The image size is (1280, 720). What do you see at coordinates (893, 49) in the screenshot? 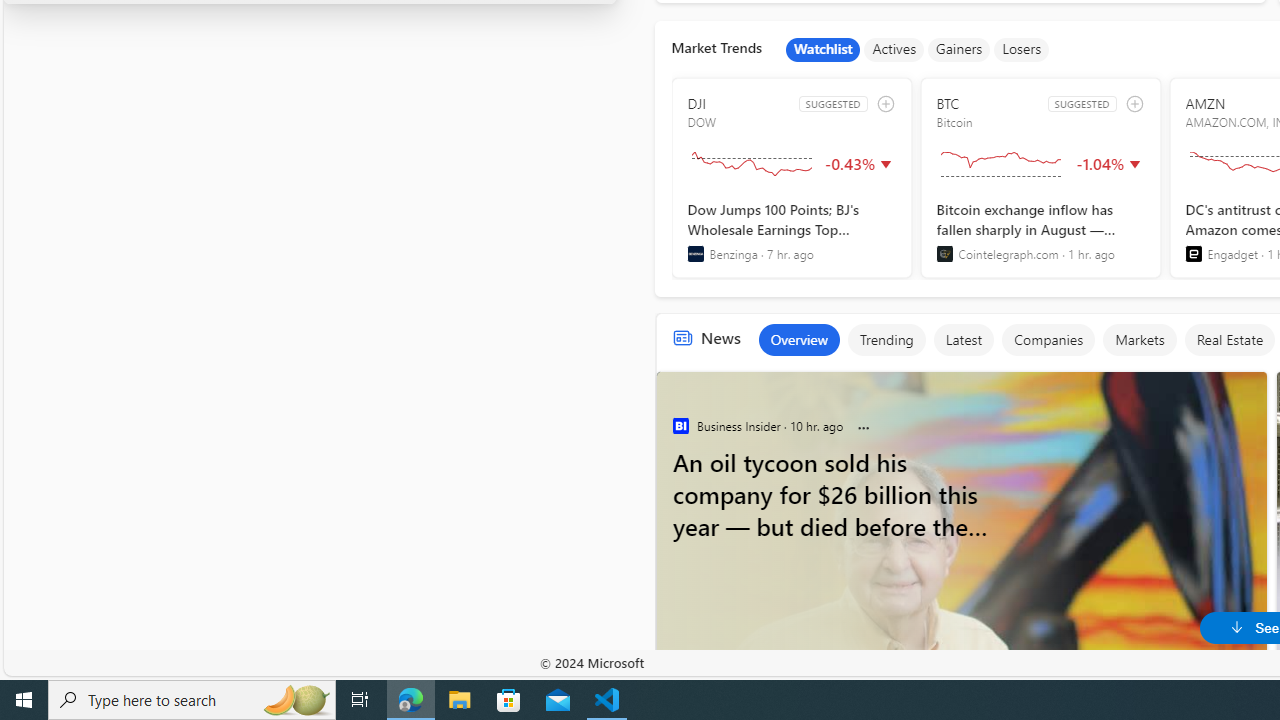
I see `'Actives'` at bounding box center [893, 49].